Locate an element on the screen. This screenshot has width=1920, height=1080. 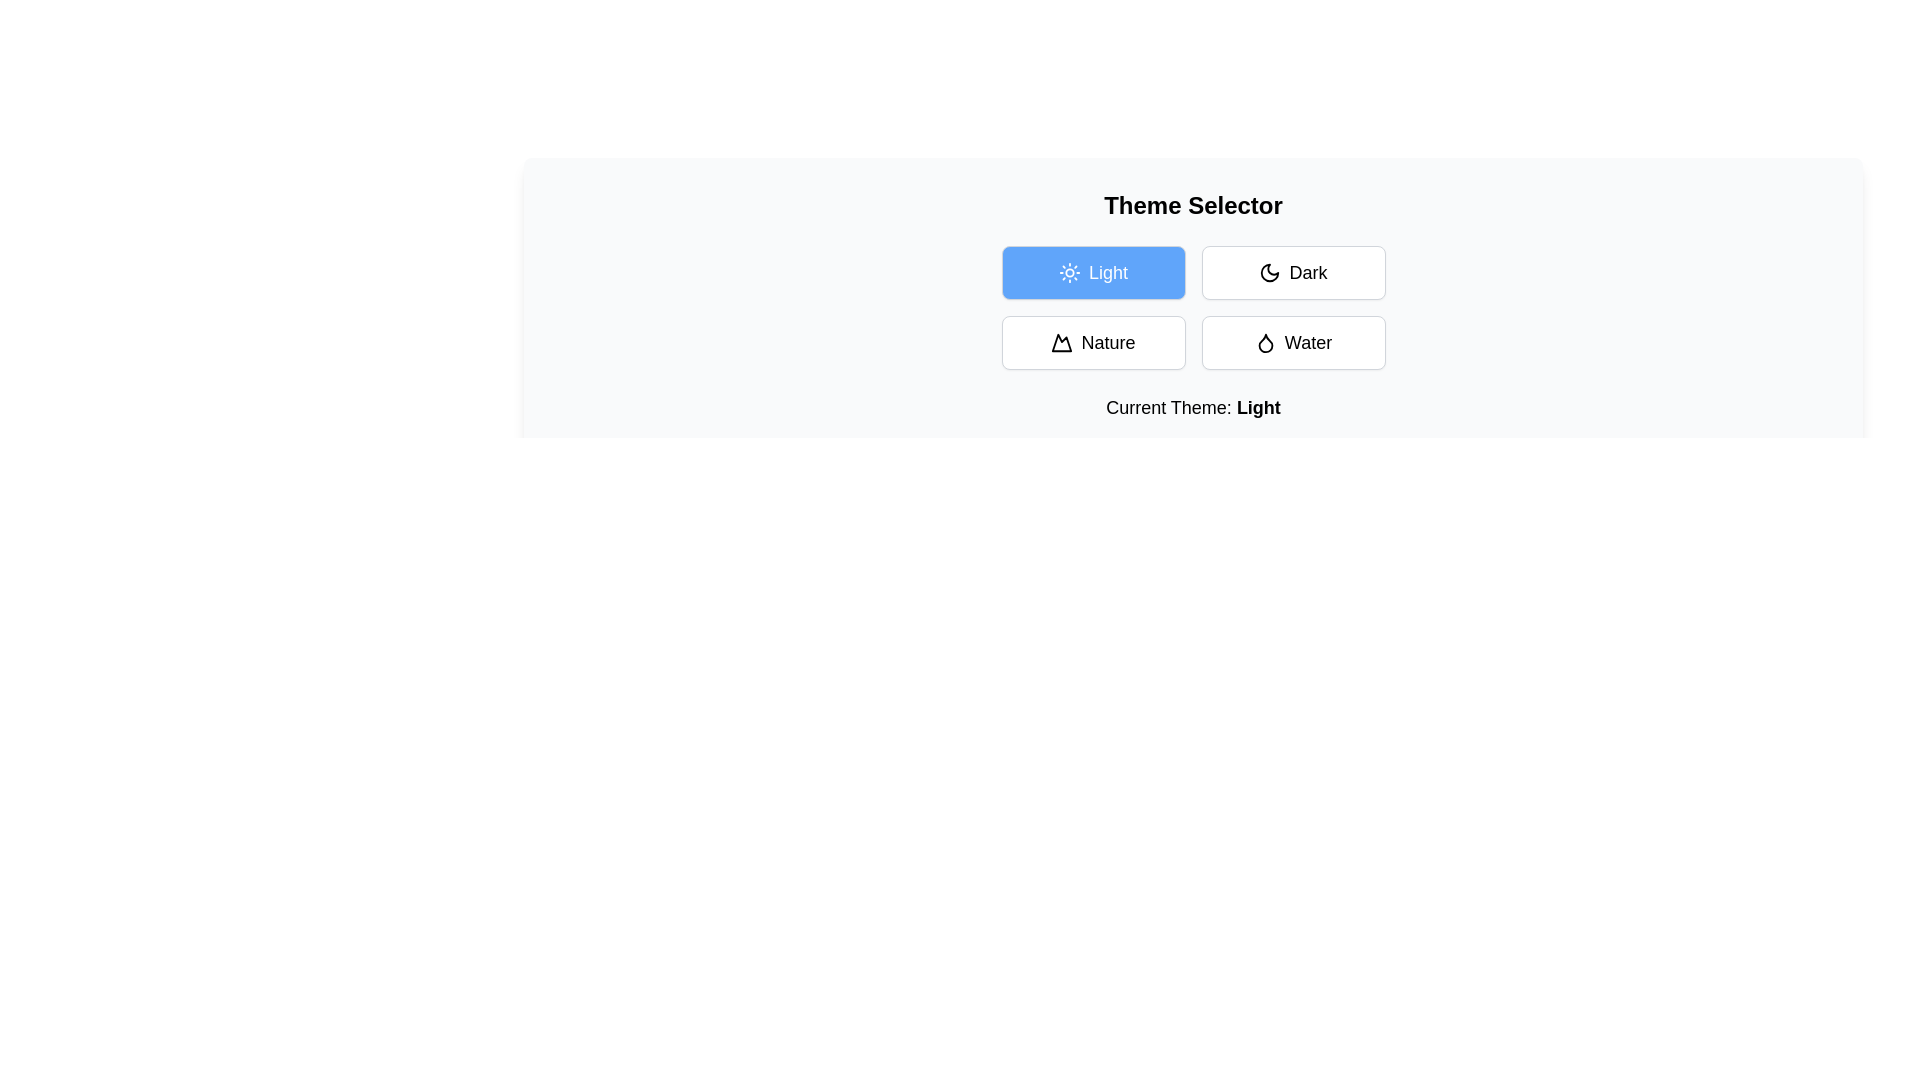
the non-interactive Text Label that indicates the currently selected theme, positioned beneath the theme options section is located at coordinates (1193, 407).